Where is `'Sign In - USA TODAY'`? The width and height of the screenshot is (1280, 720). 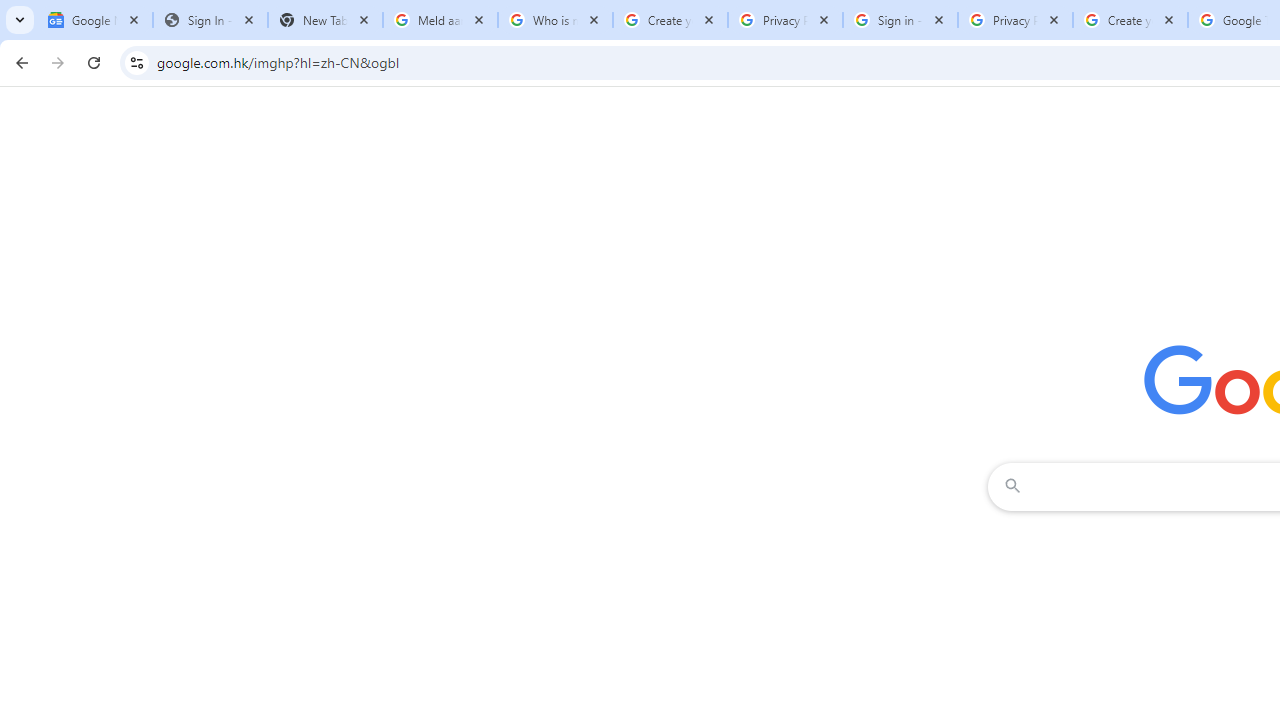
'Sign In - USA TODAY' is located at coordinates (209, 20).